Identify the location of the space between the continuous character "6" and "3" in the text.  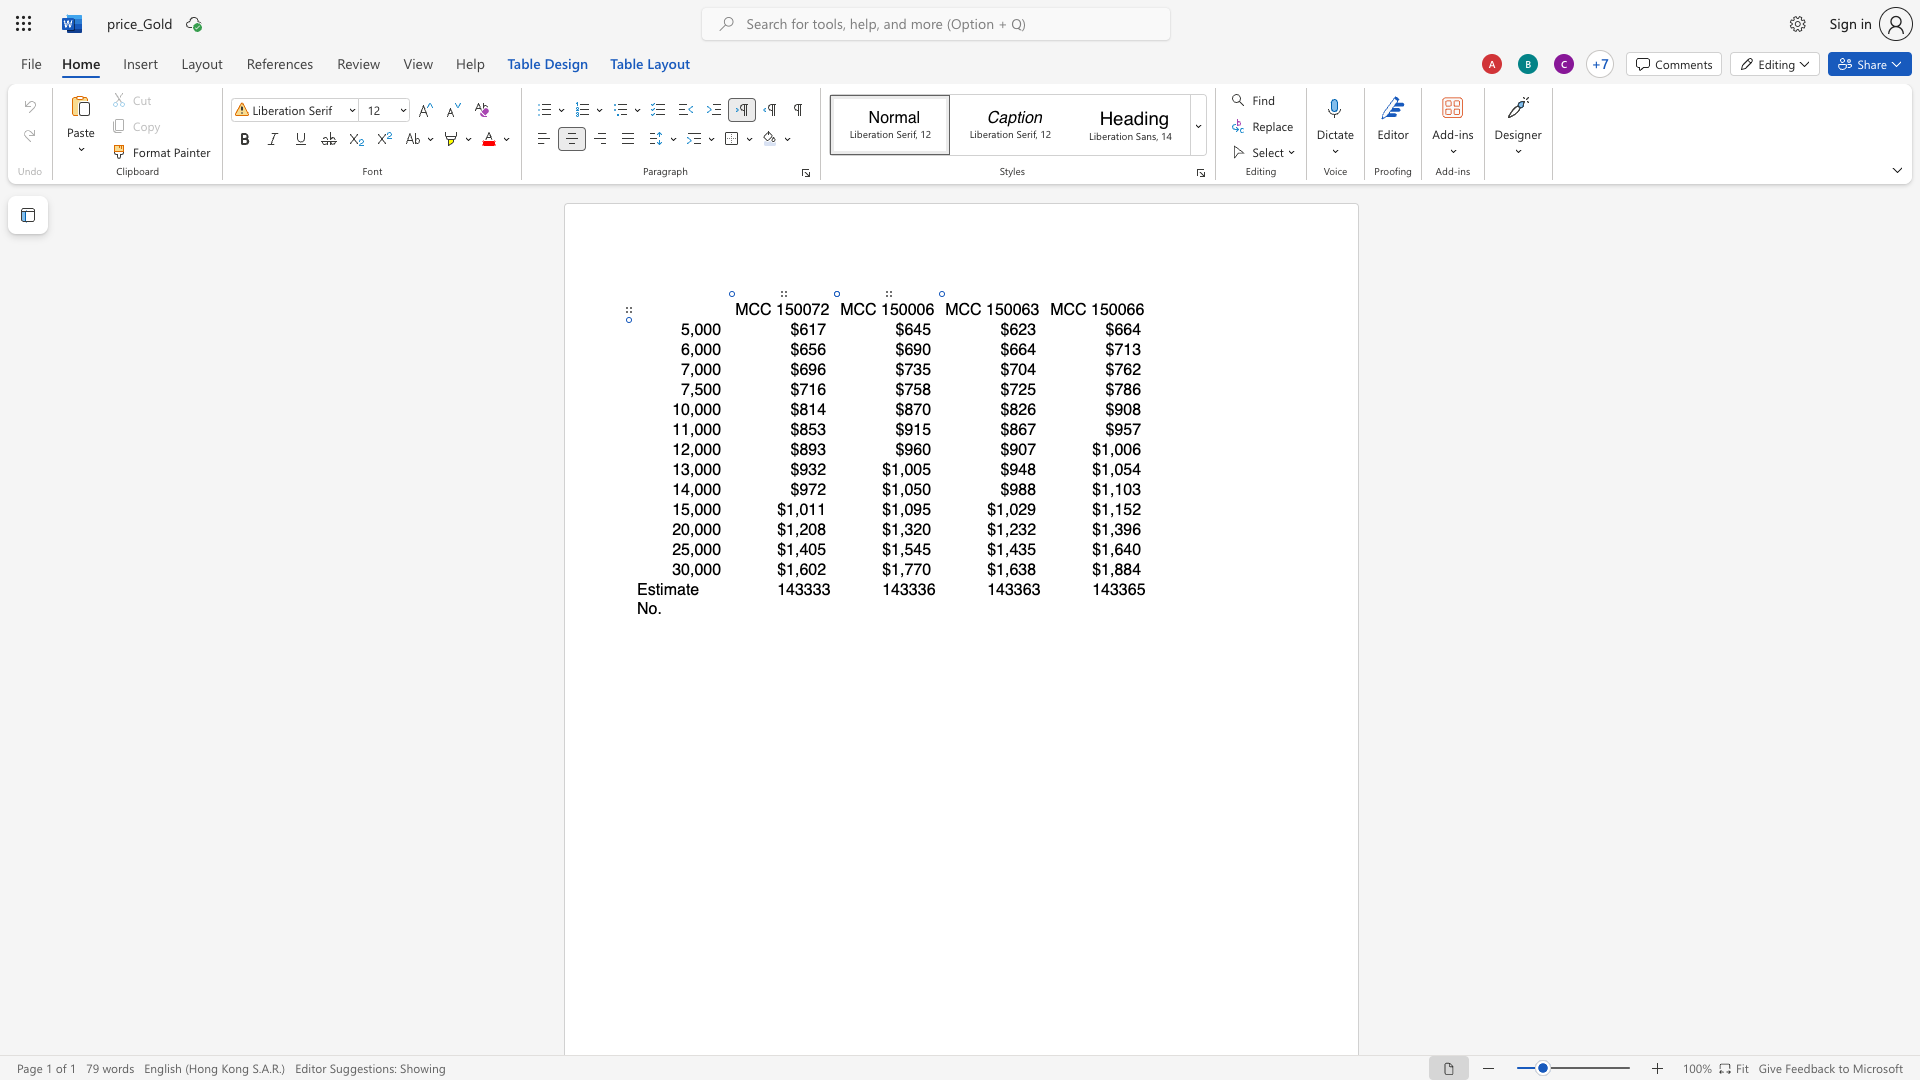
(1030, 309).